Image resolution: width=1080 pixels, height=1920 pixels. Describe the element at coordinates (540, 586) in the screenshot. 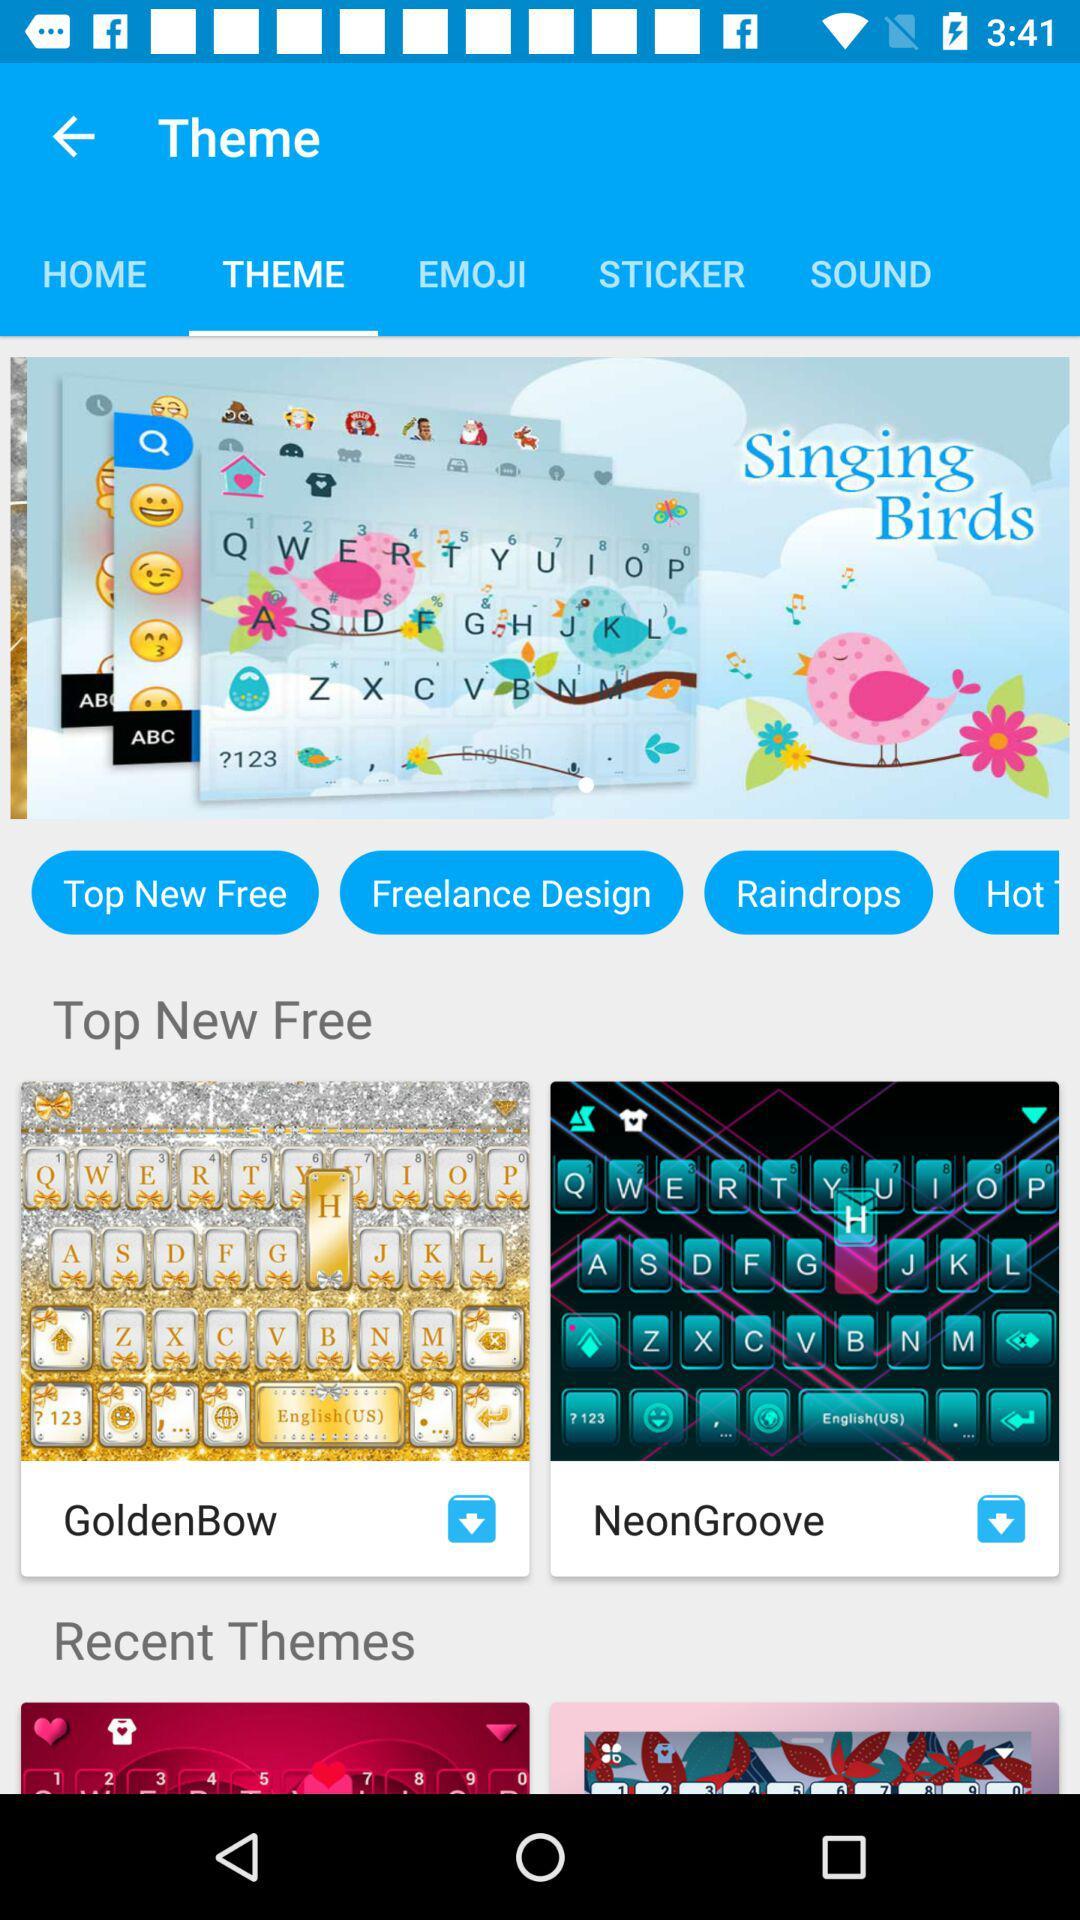

I see `item below the home` at that location.